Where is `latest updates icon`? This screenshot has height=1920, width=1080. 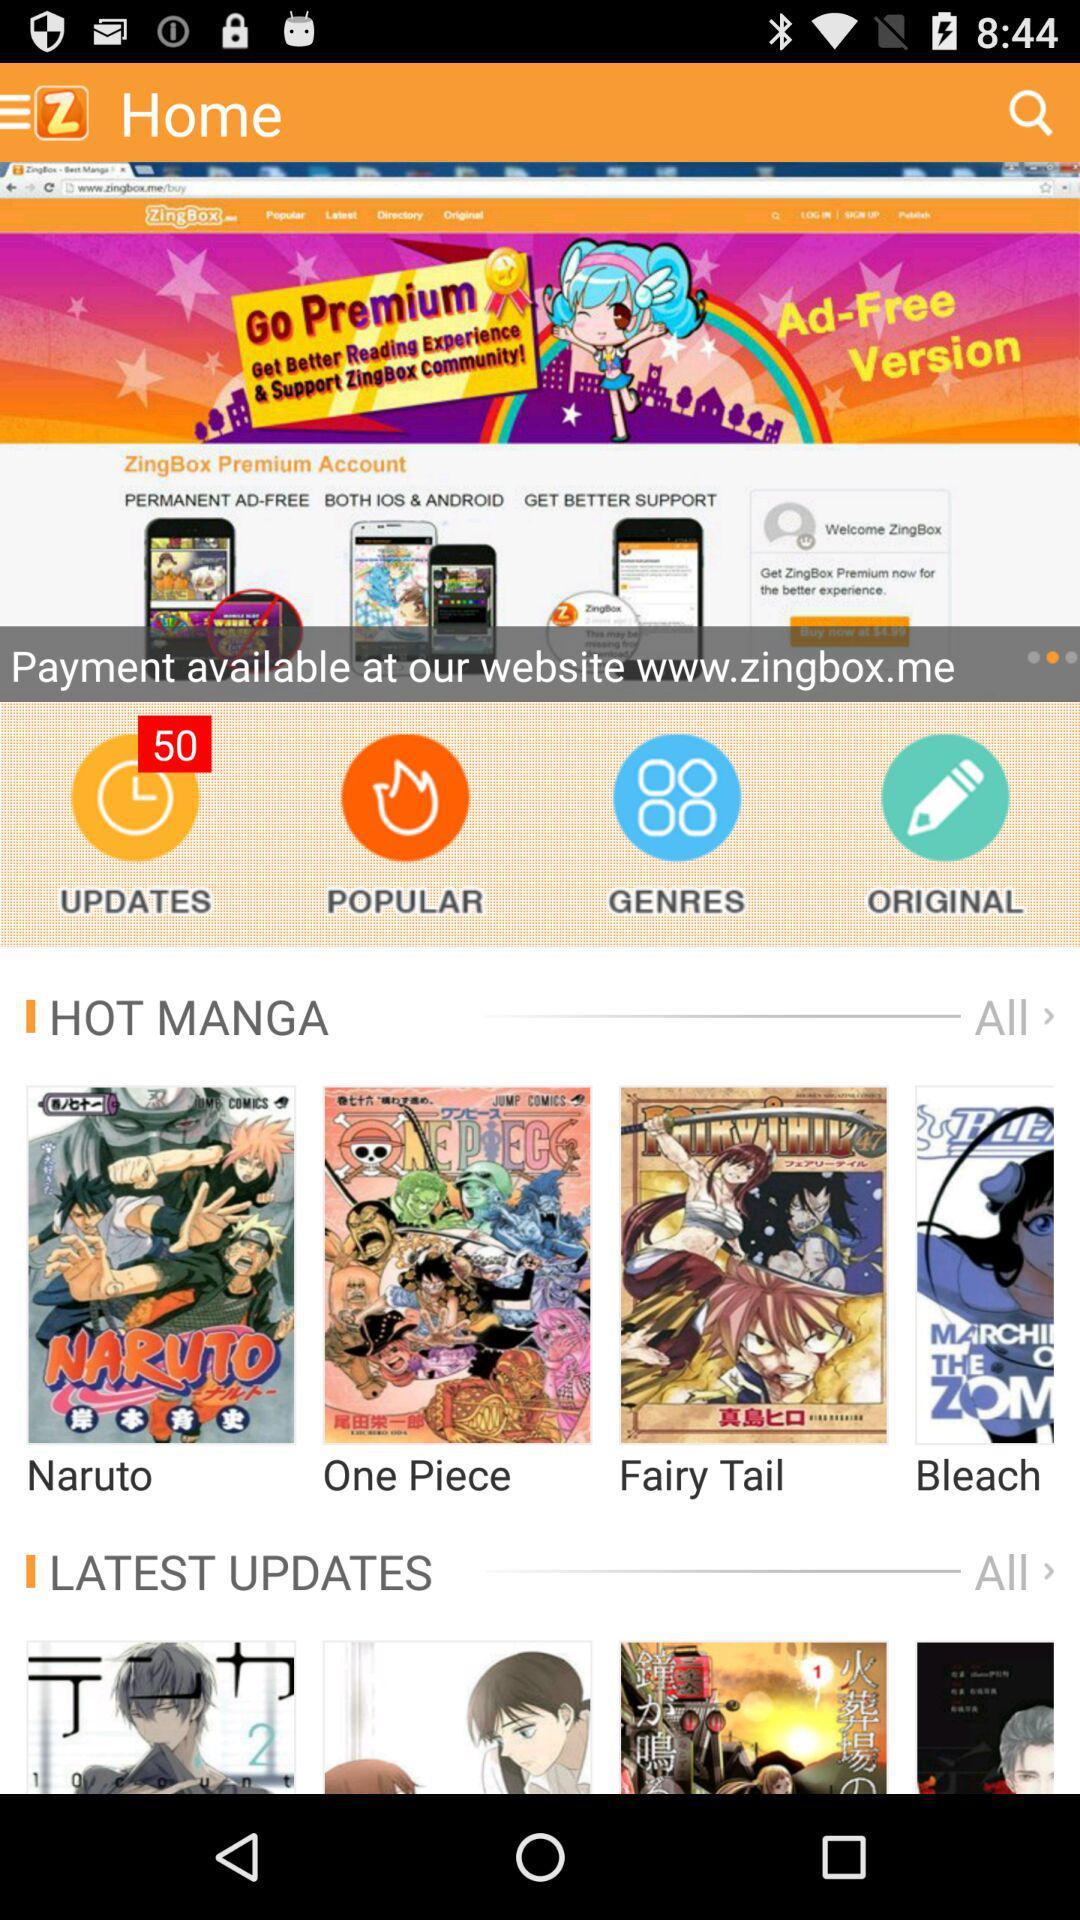 latest updates icon is located at coordinates (228, 1570).